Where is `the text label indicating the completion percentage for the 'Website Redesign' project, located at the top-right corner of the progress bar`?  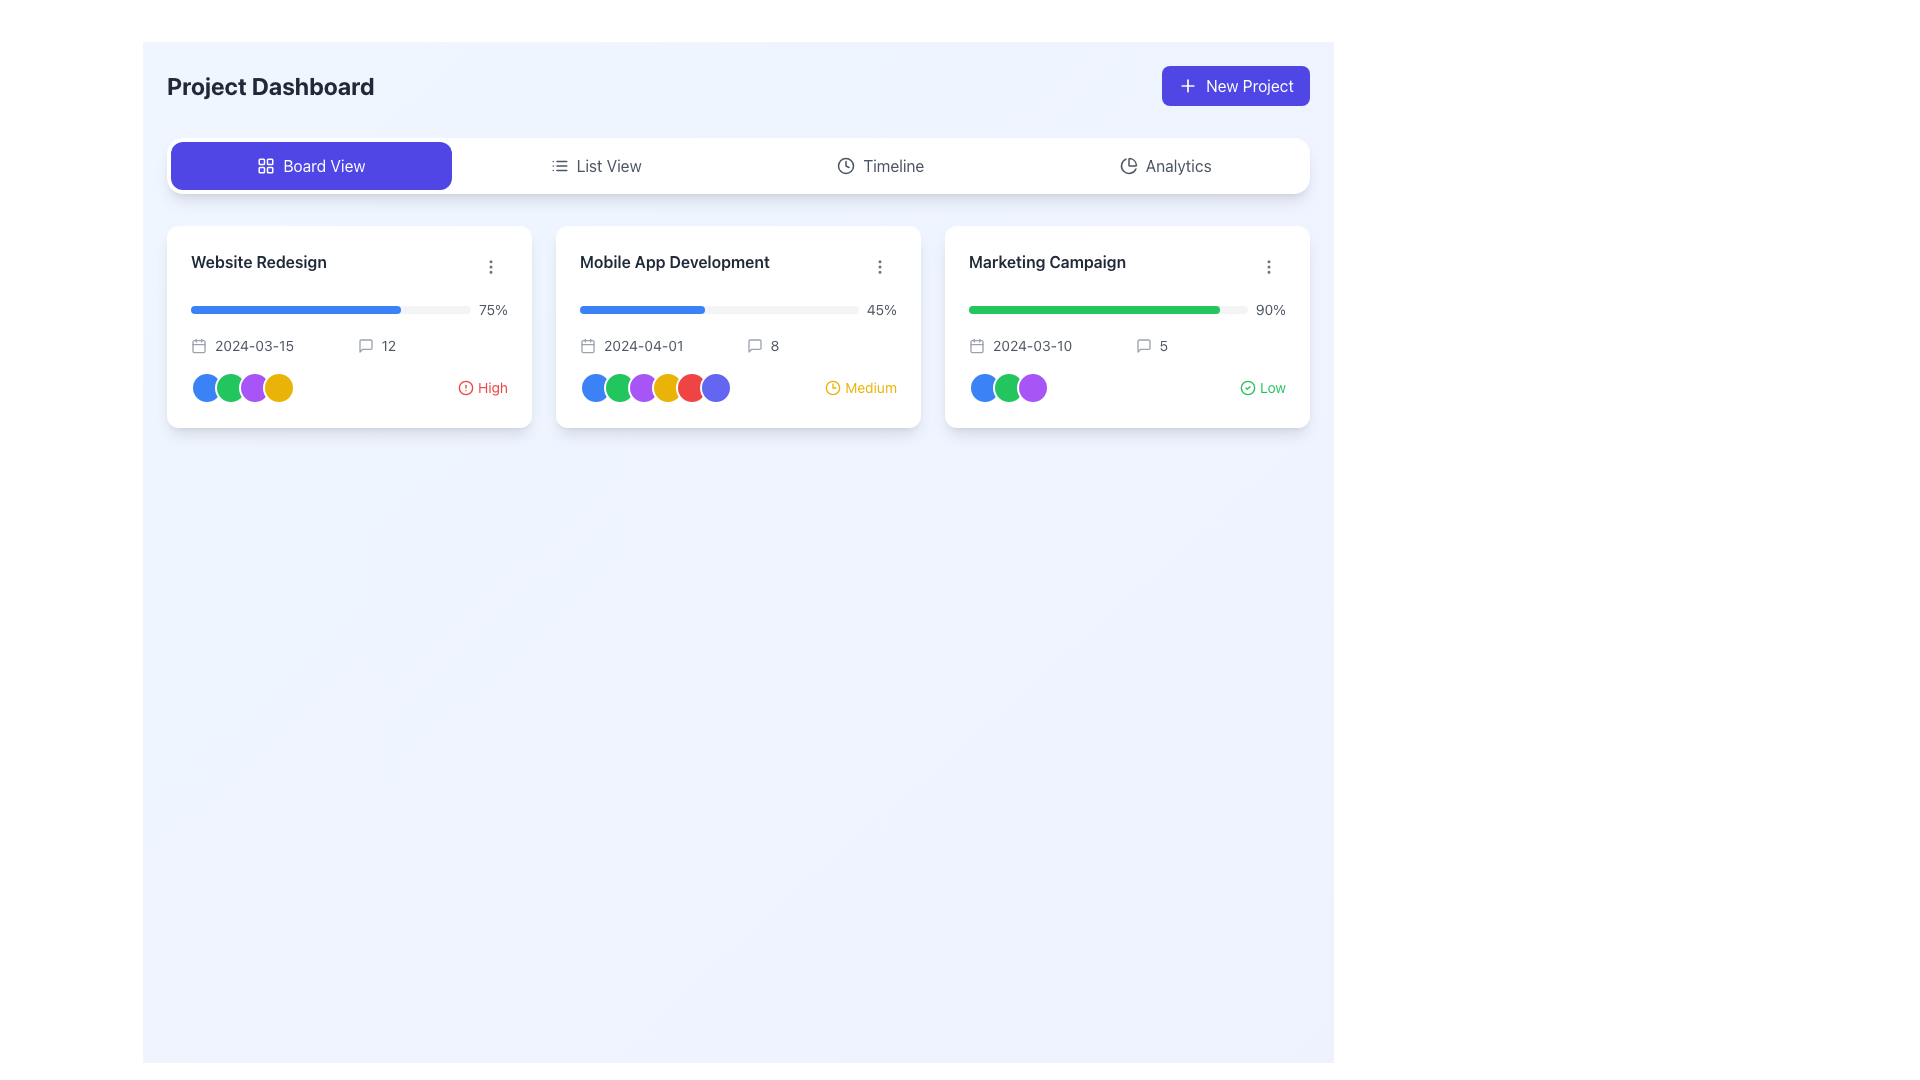
the text label indicating the completion percentage for the 'Website Redesign' project, located at the top-right corner of the progress bar is located at coordinates (493, 309).